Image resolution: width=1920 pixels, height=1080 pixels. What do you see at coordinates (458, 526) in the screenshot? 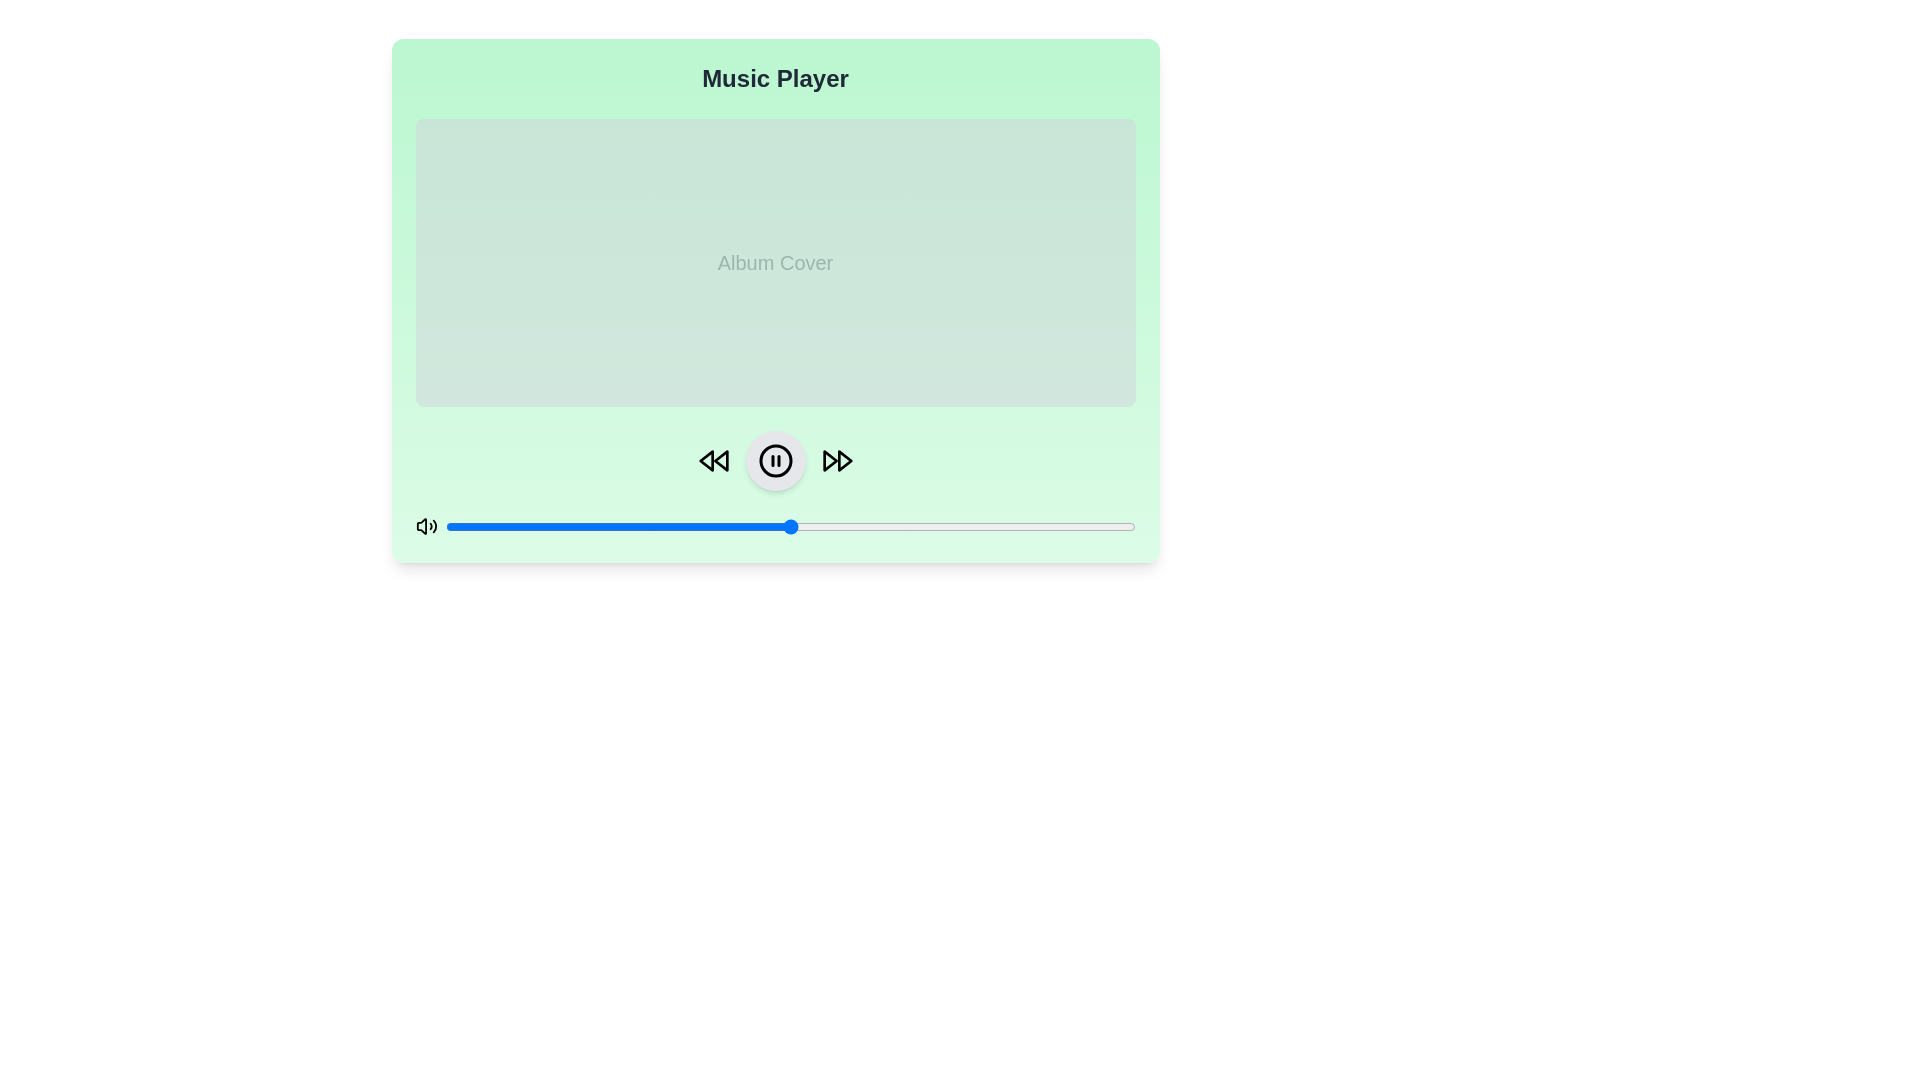
I see `volume level` at bounding box center [458, 526].